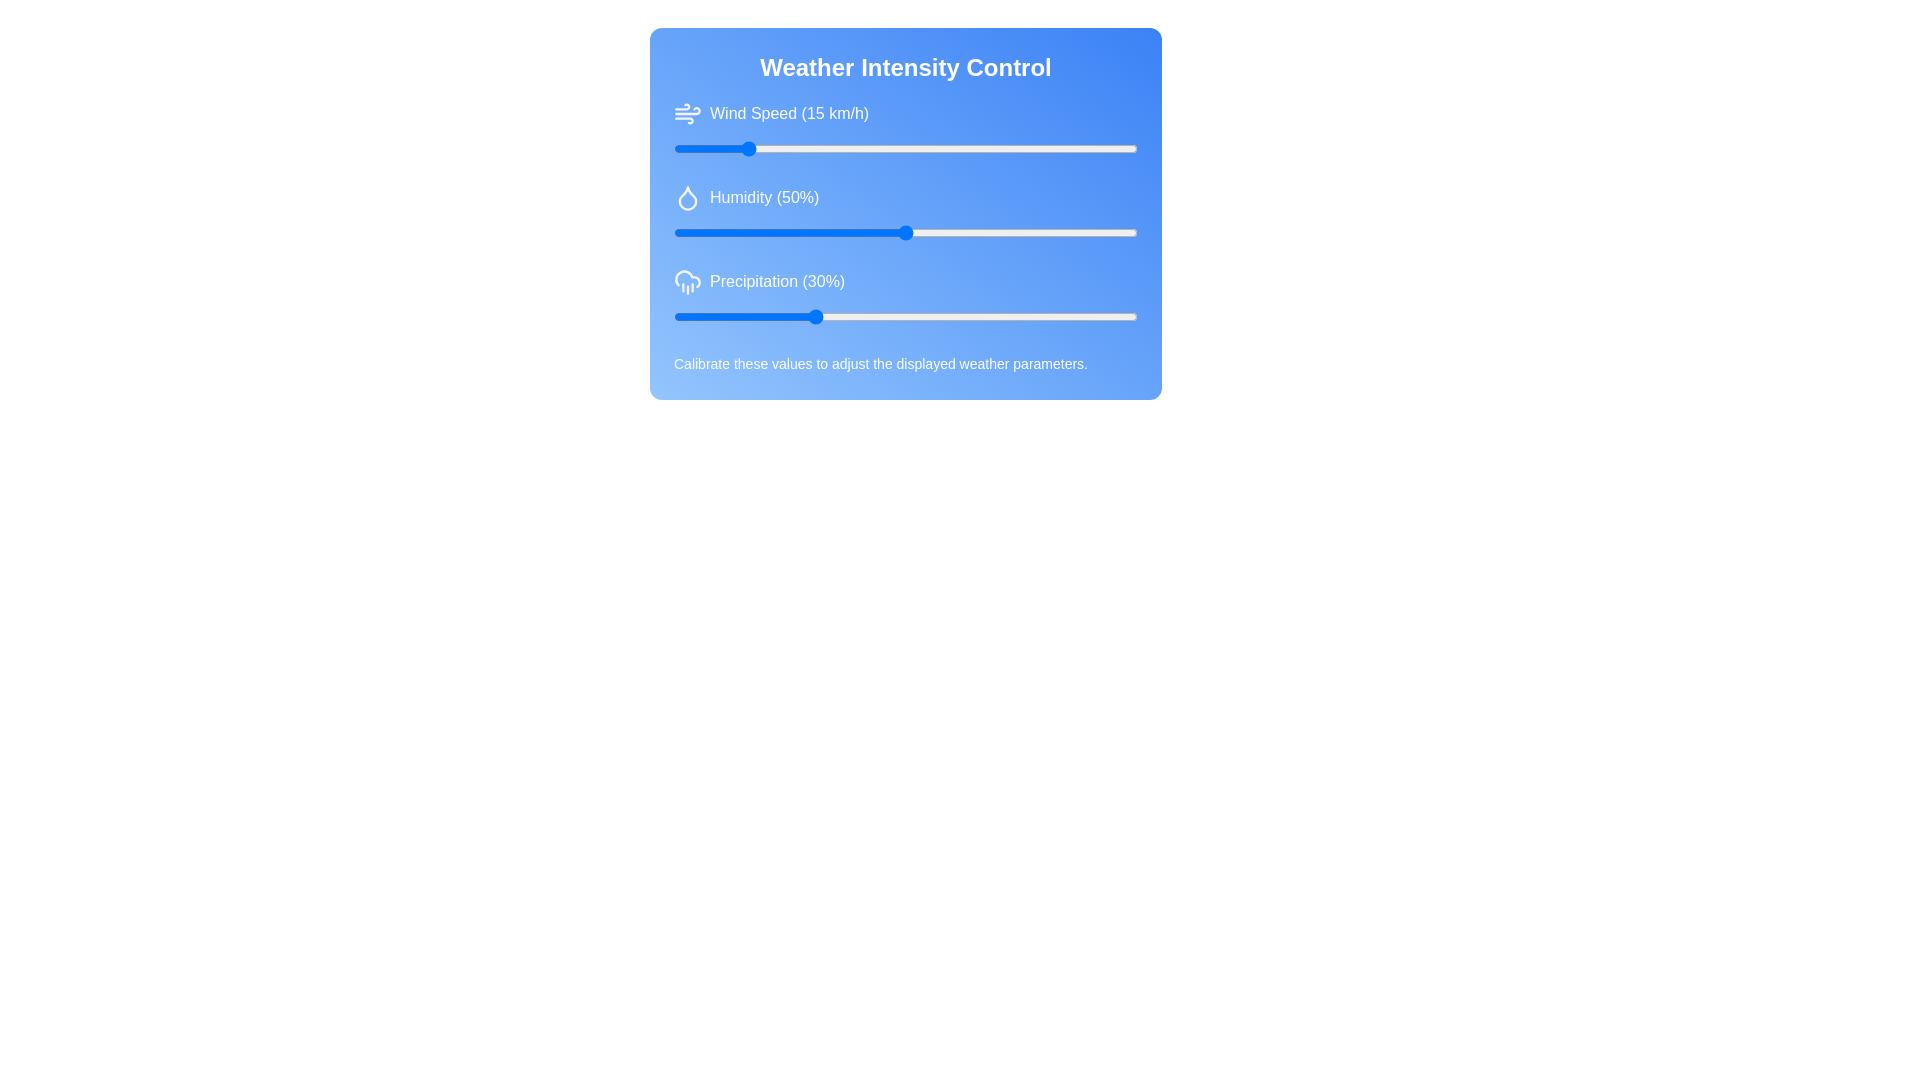 This screenshot has width=1920, height=1080. Describe the element at coordinates (923, 148) in the screenshot. I see `the wind speed` at that location.